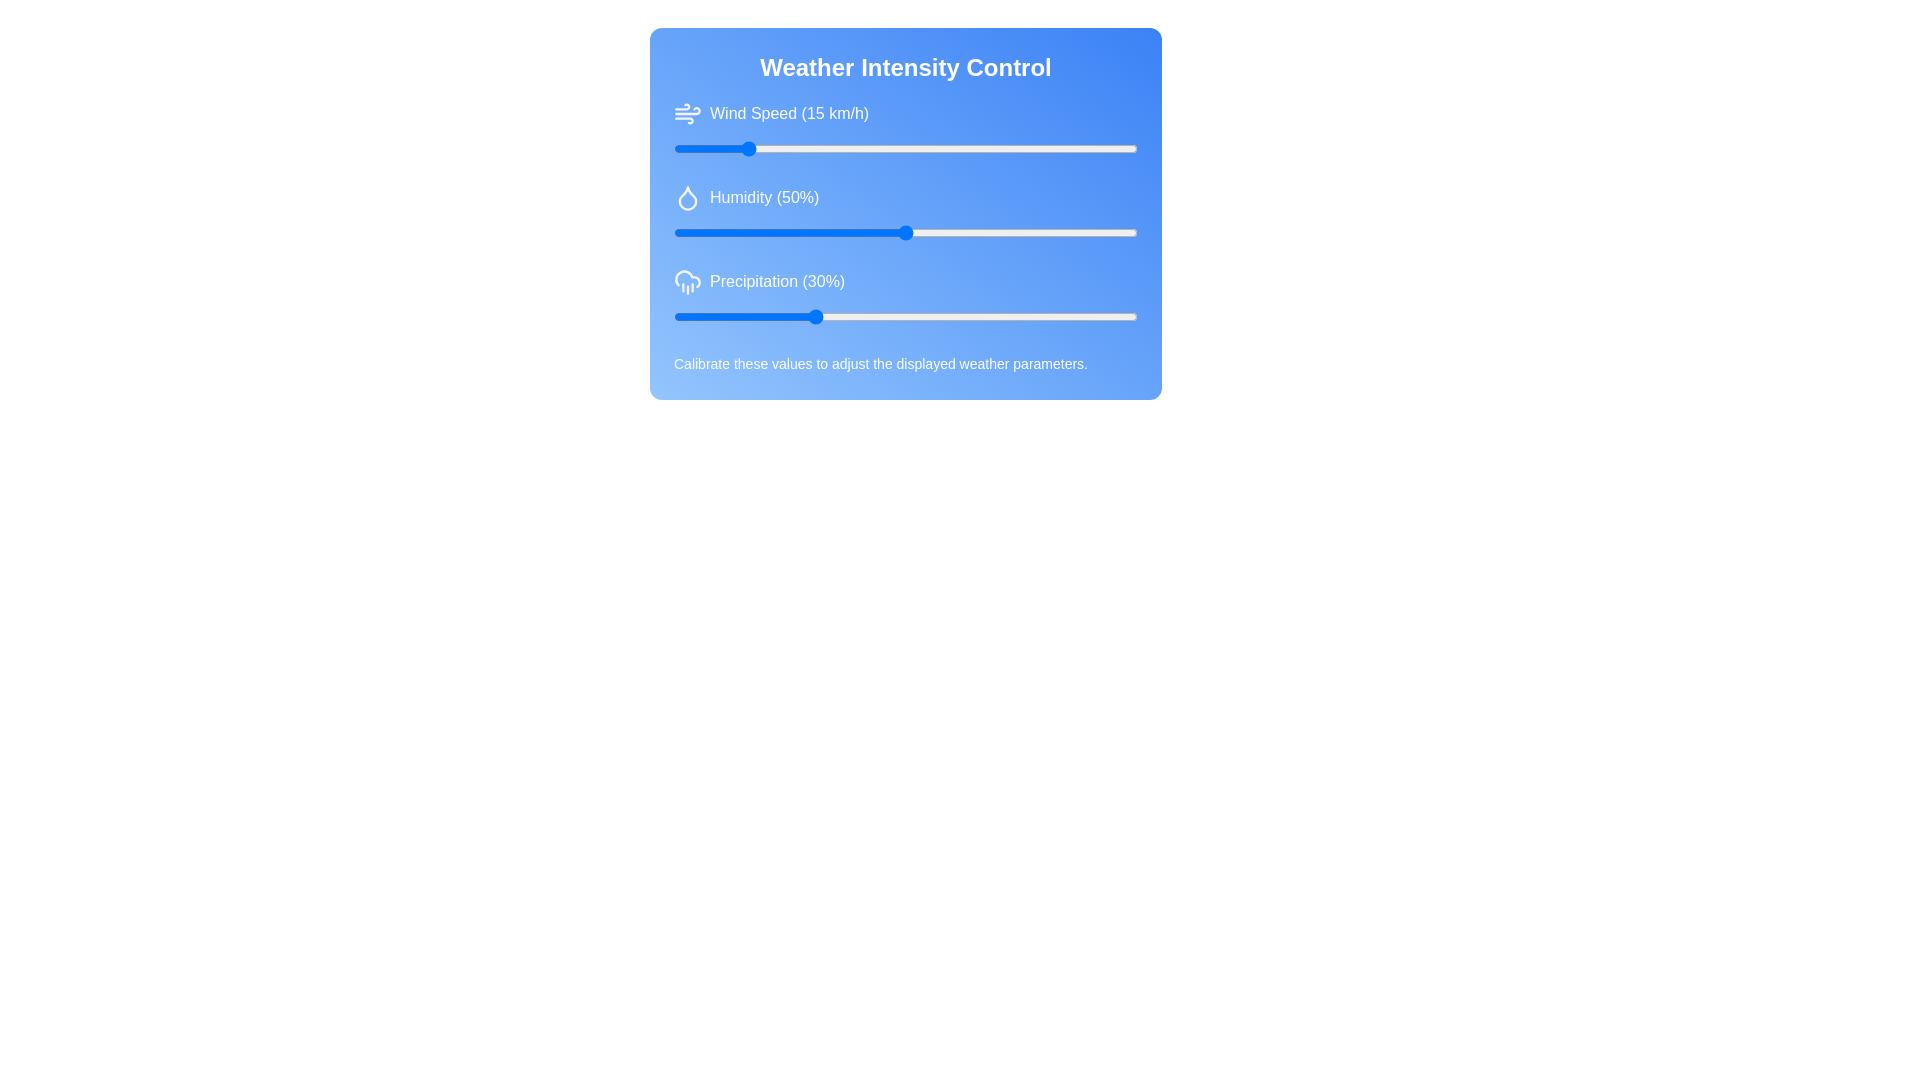 This screenshot has width=1920, height=1080. Describe the element at coordinates (923, 148) in the screenshot. I see `the wind speed` at that location.